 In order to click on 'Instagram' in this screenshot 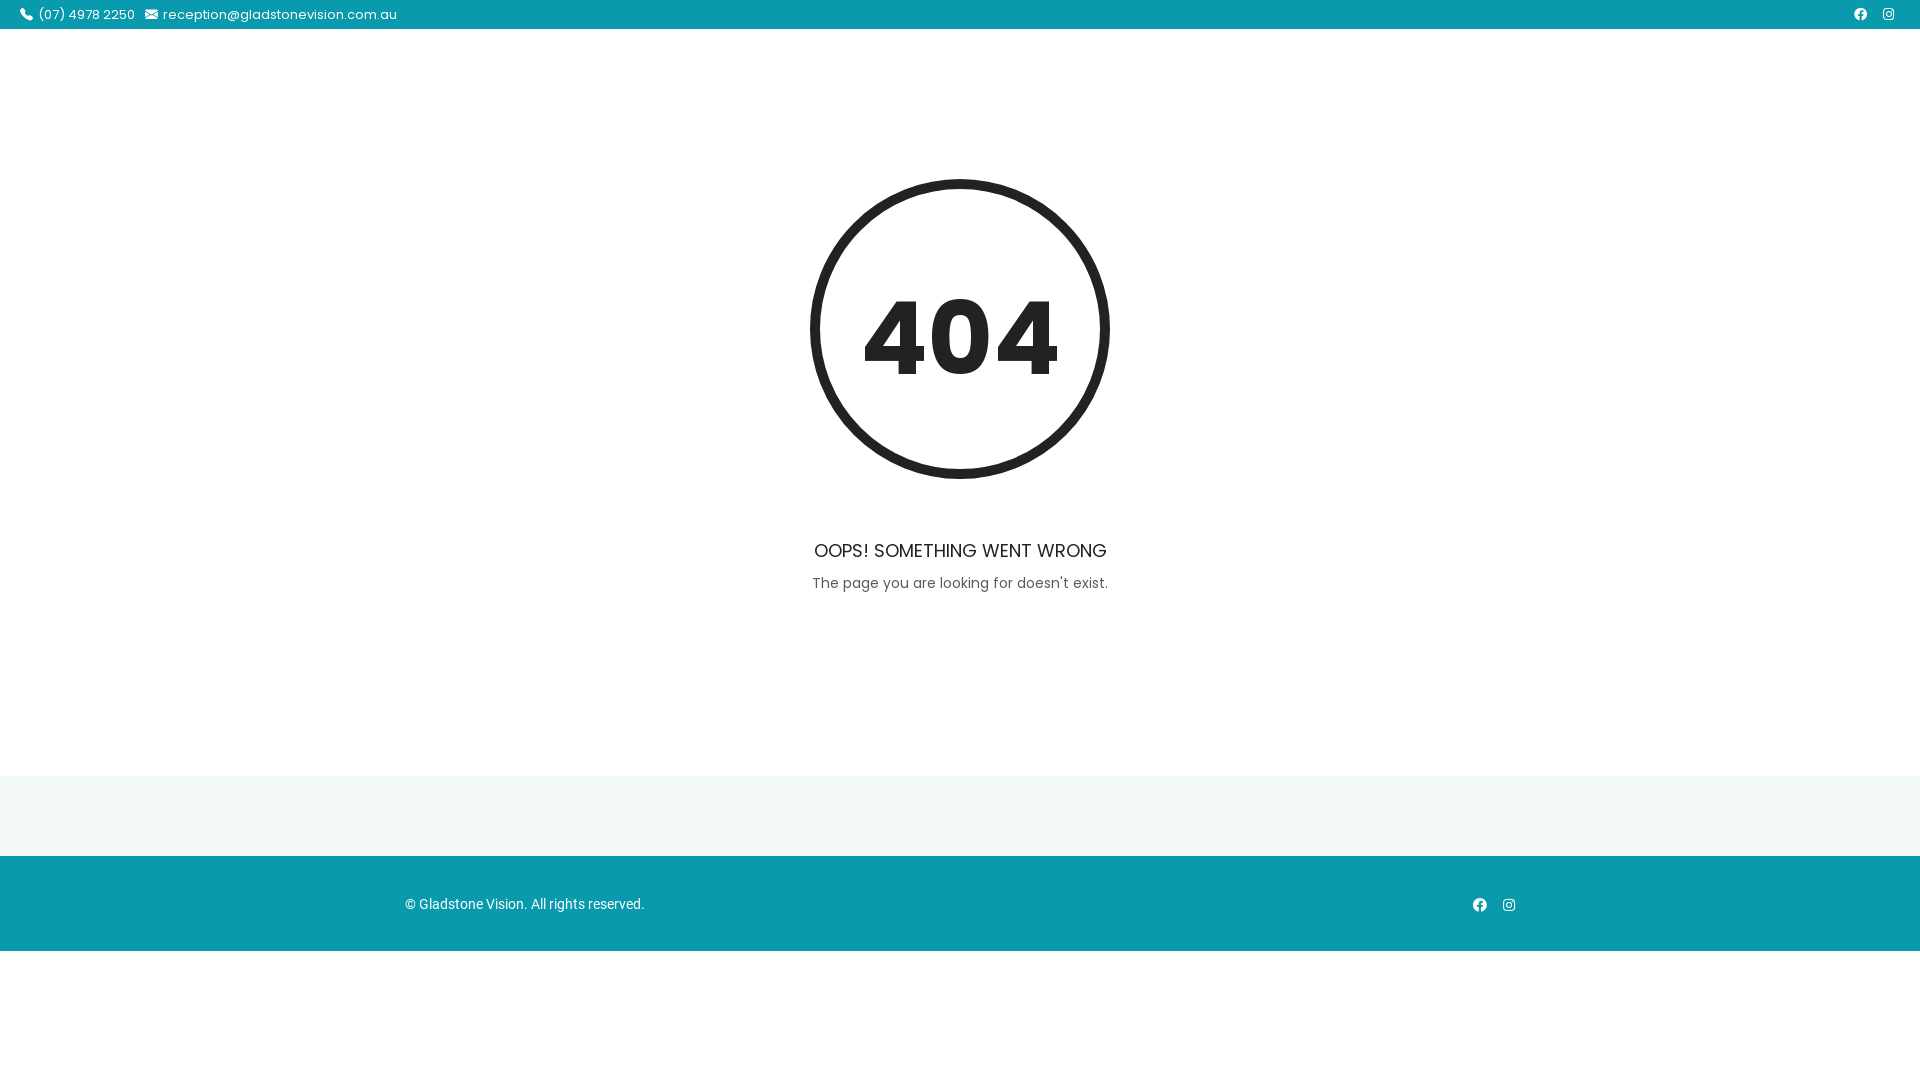, I will do `click(1508, 903)`.